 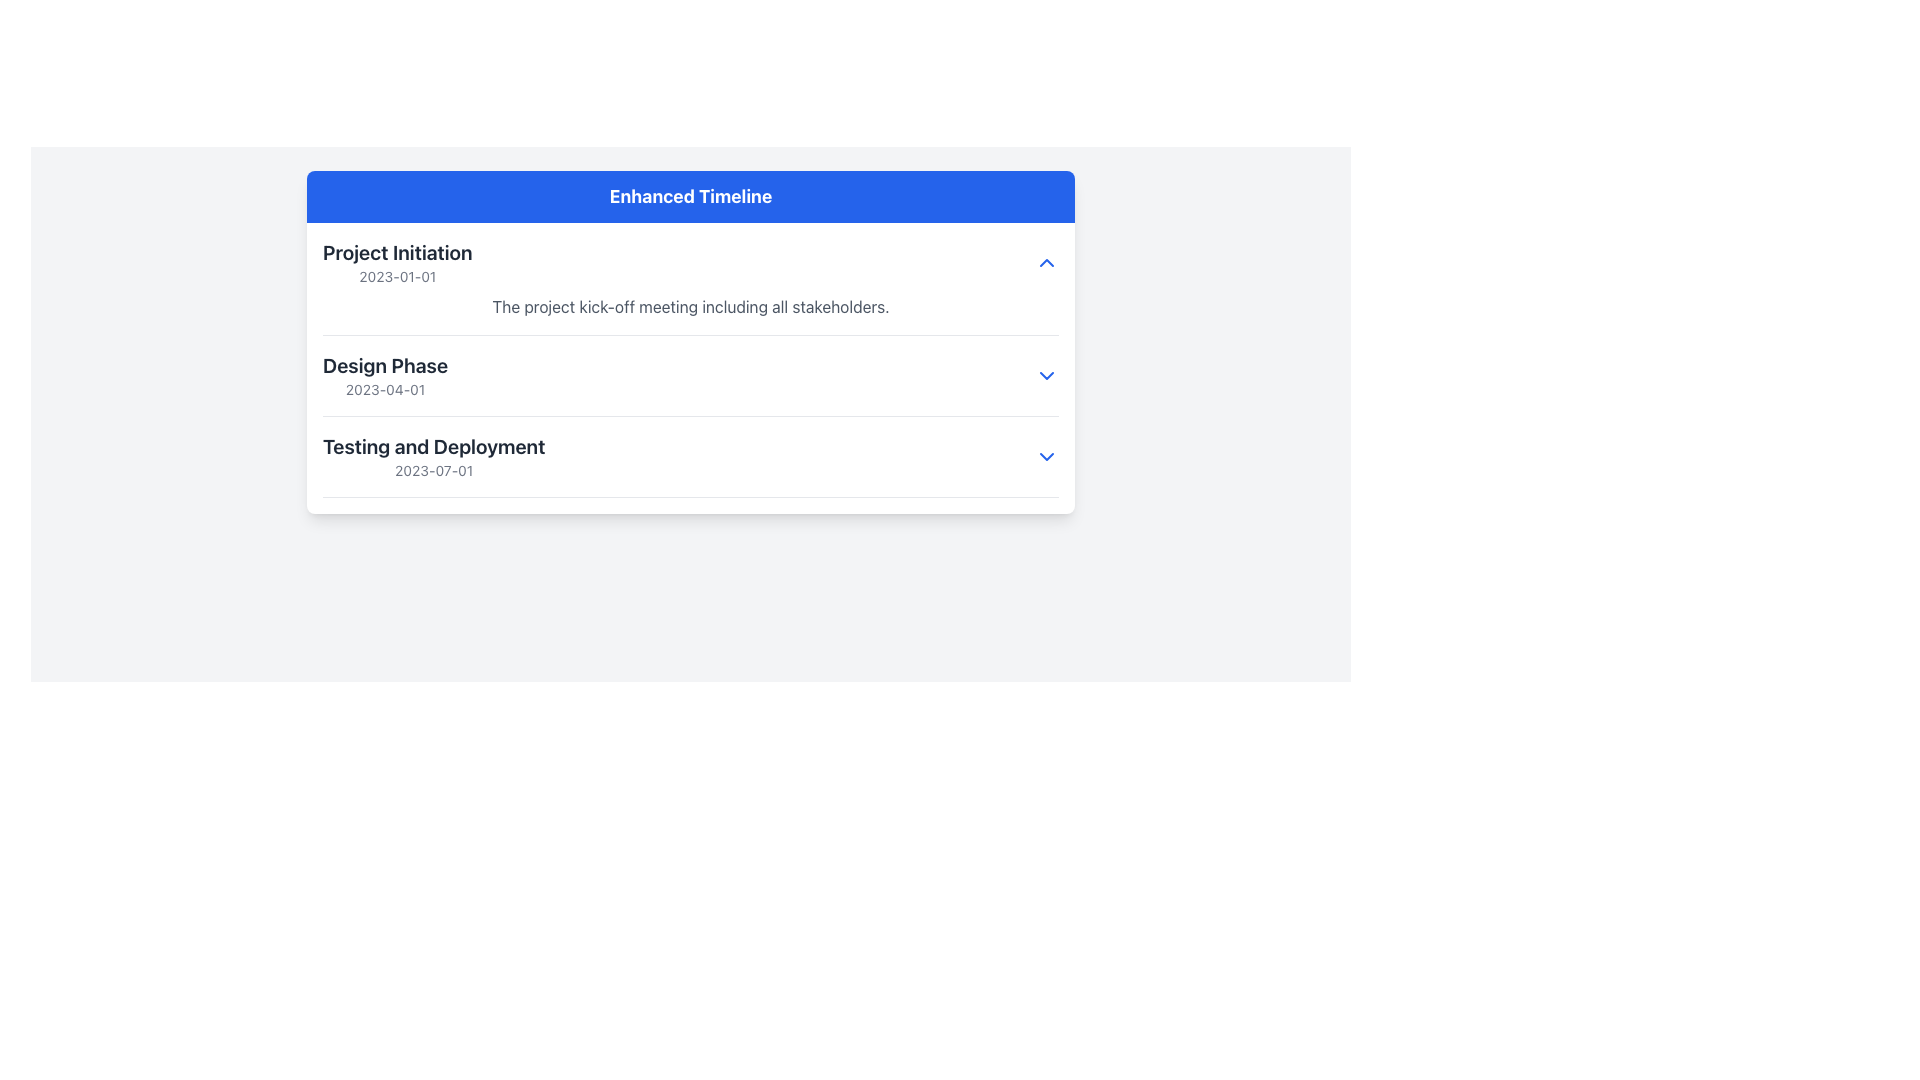 I want to click on the non-interactive date text element located under the 'Design Phase' section, which displays temporal information, so click(x=385, y=389).